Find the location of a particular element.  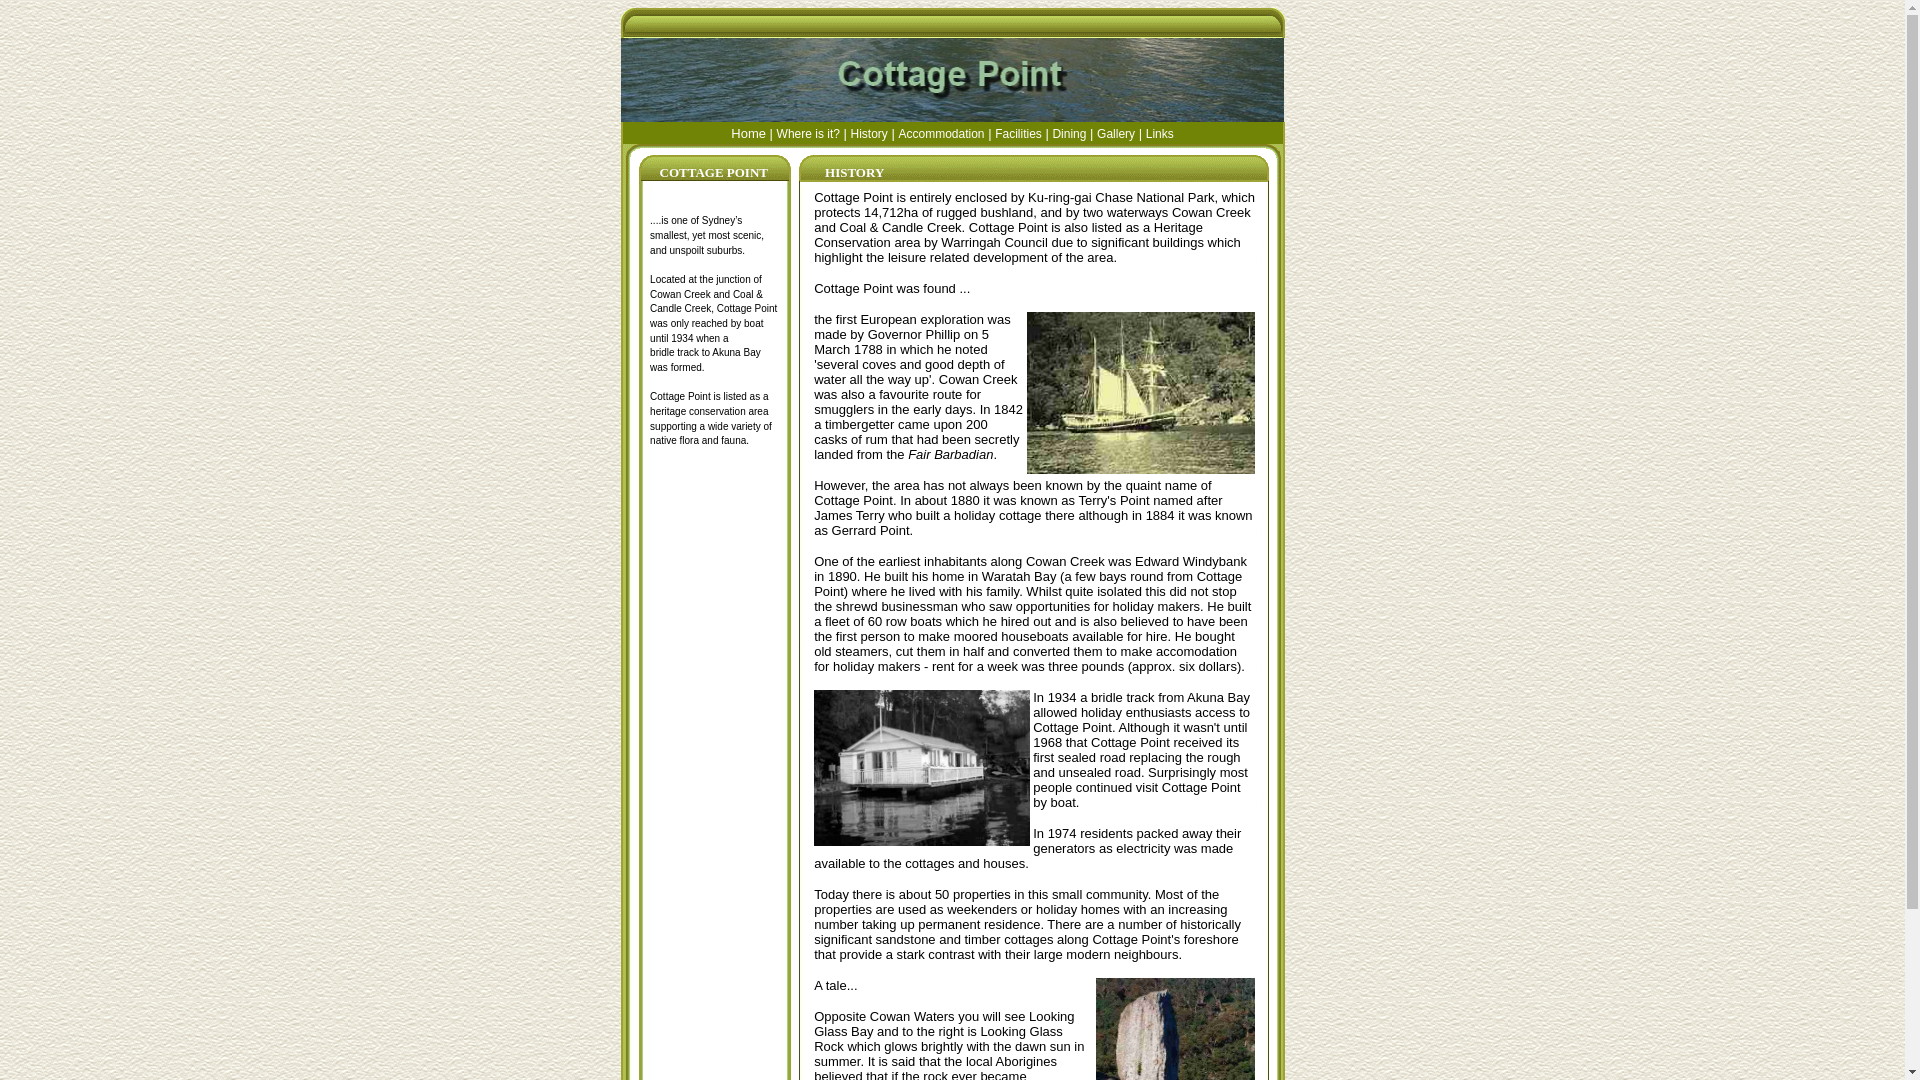

'Home |' is located at coordinates (752, 132).